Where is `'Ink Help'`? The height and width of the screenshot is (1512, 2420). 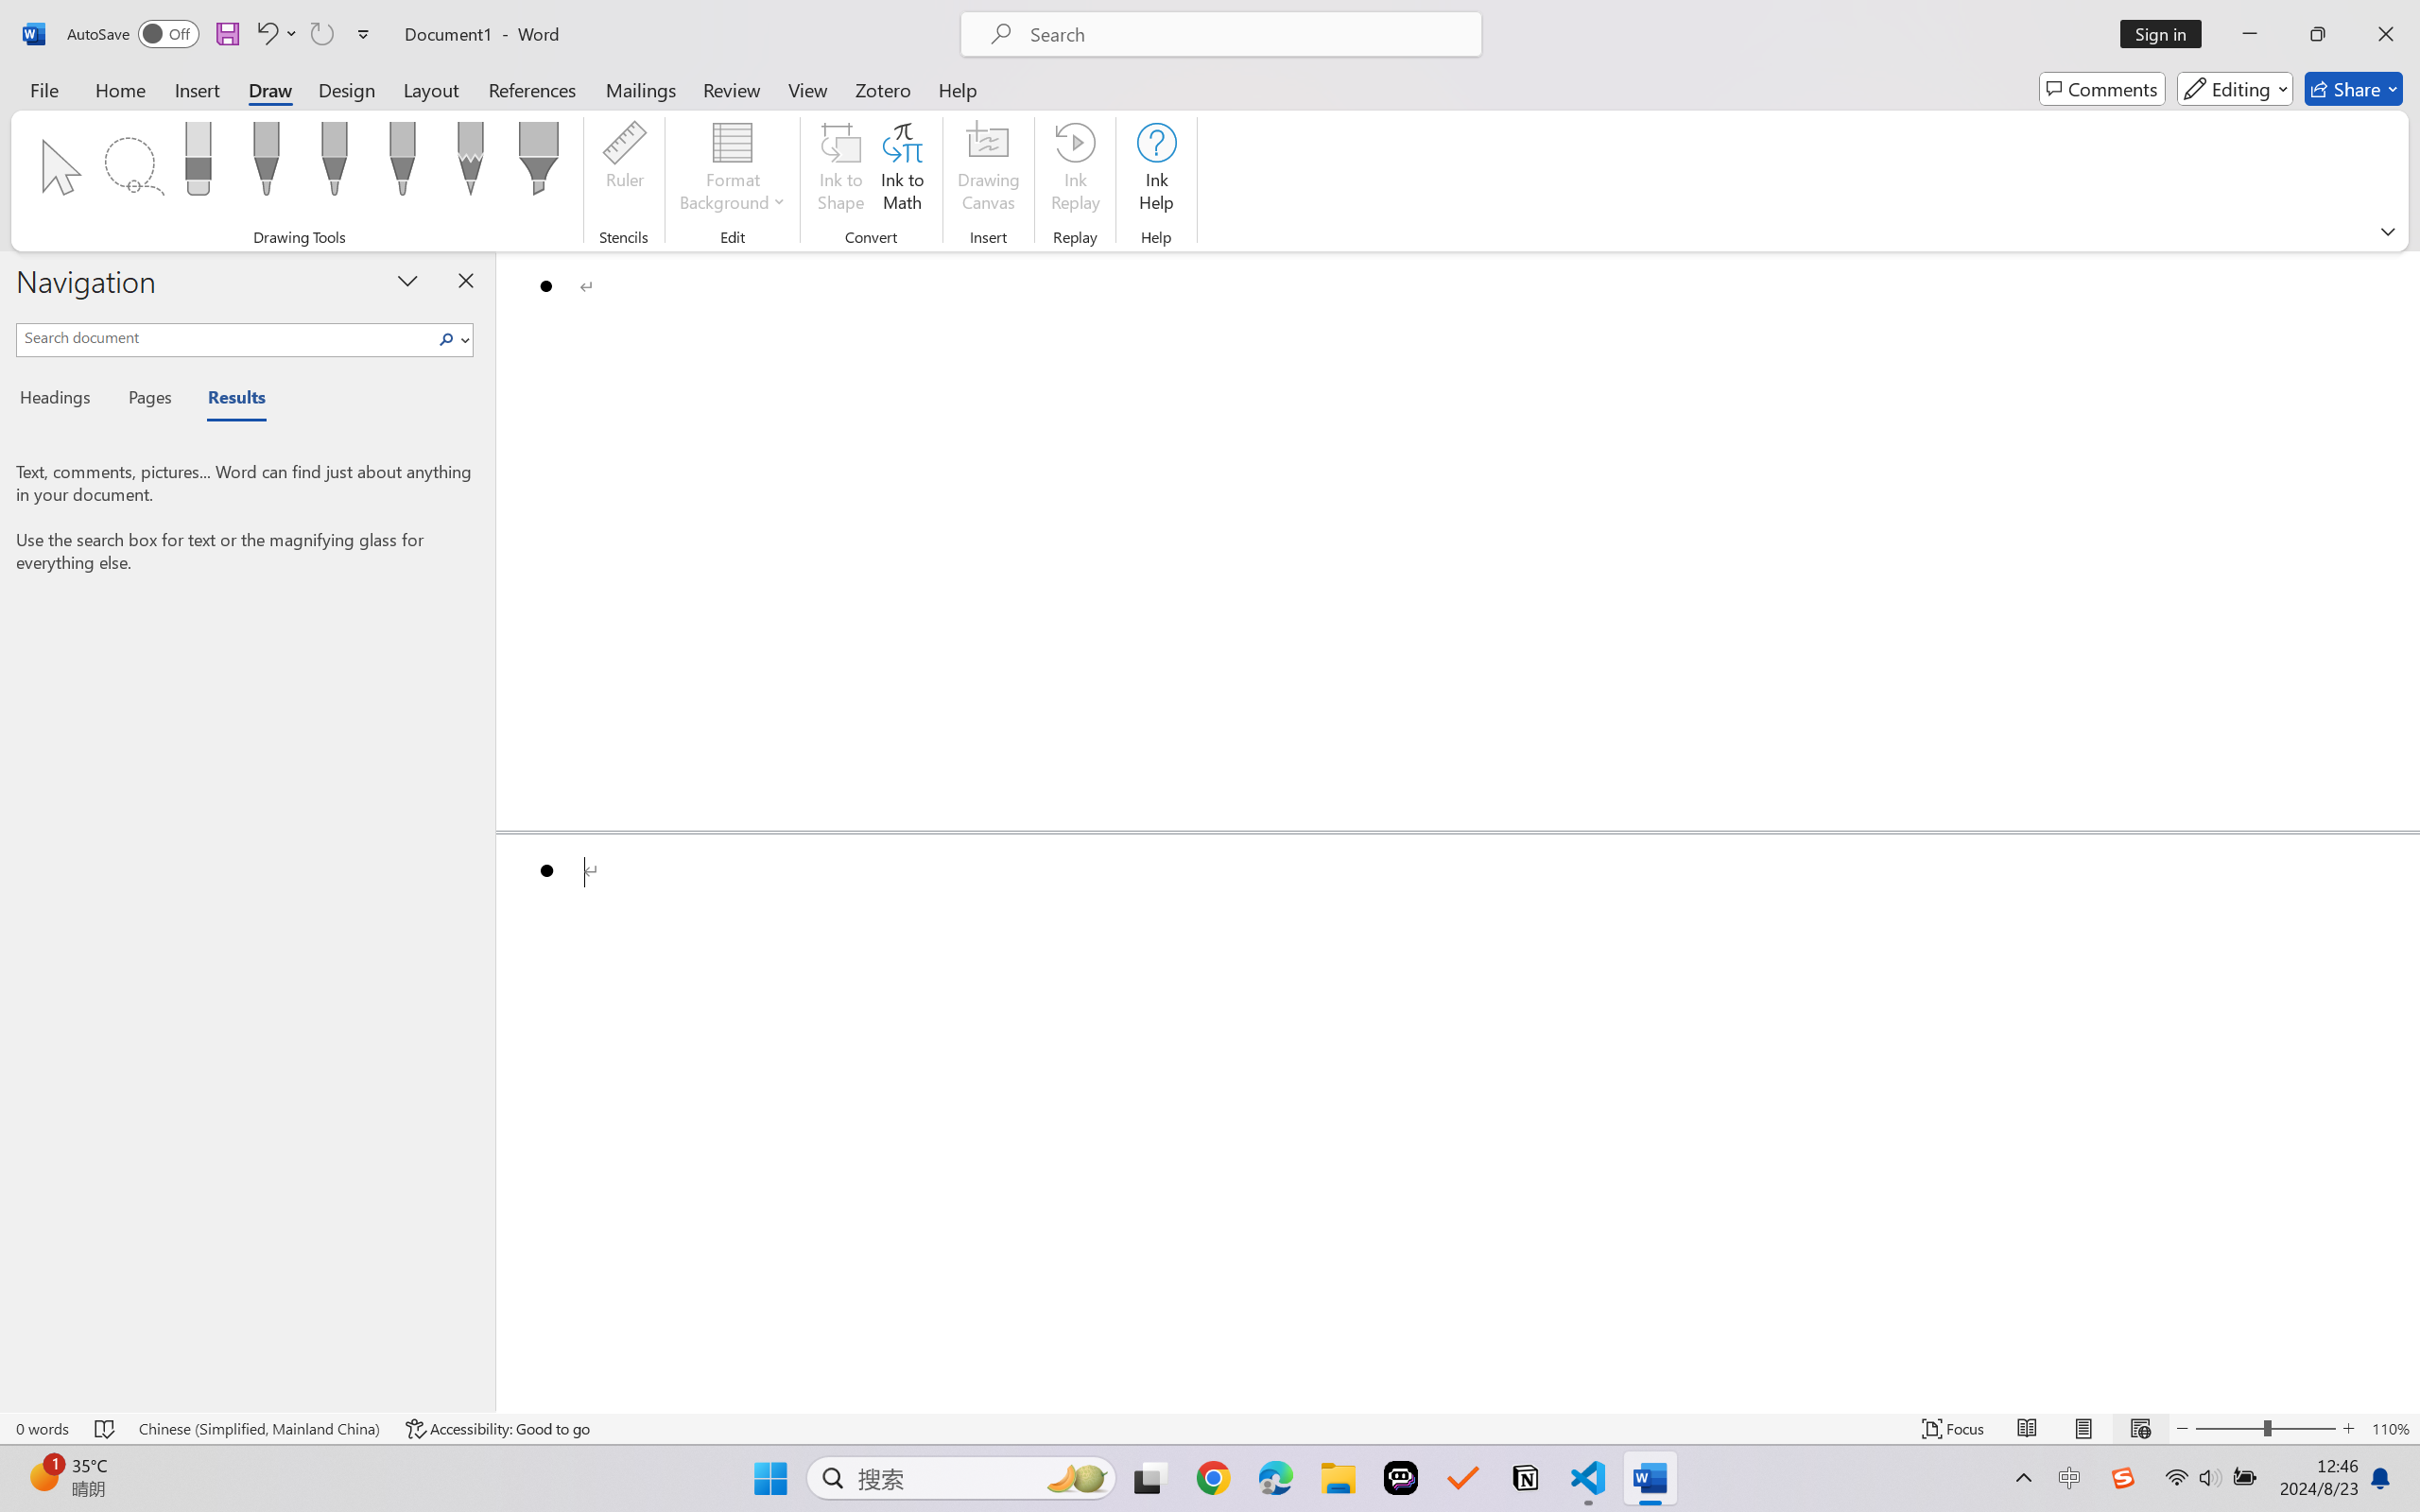 'Ink Help' is located at coordinates (1155, 170).